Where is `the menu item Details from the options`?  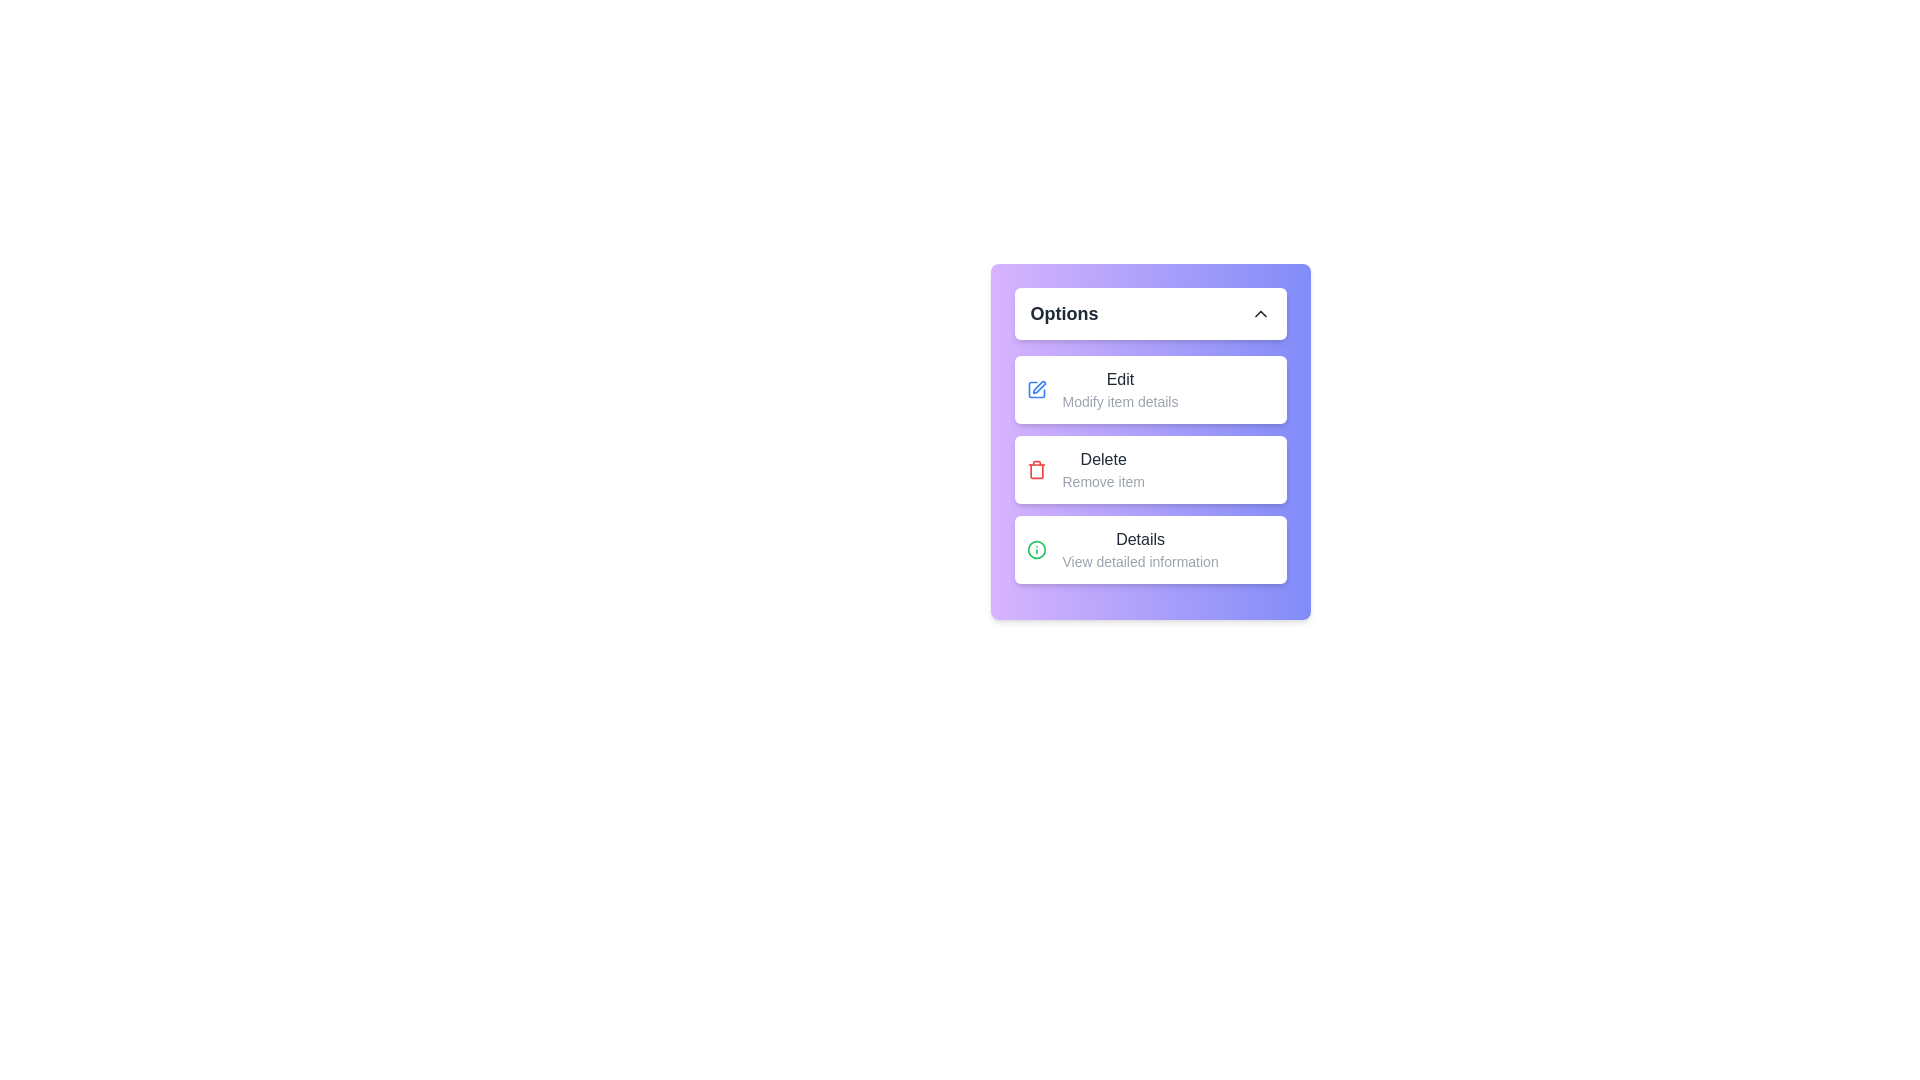
the menu item Details from the options is located at coordinates (1150, 550).